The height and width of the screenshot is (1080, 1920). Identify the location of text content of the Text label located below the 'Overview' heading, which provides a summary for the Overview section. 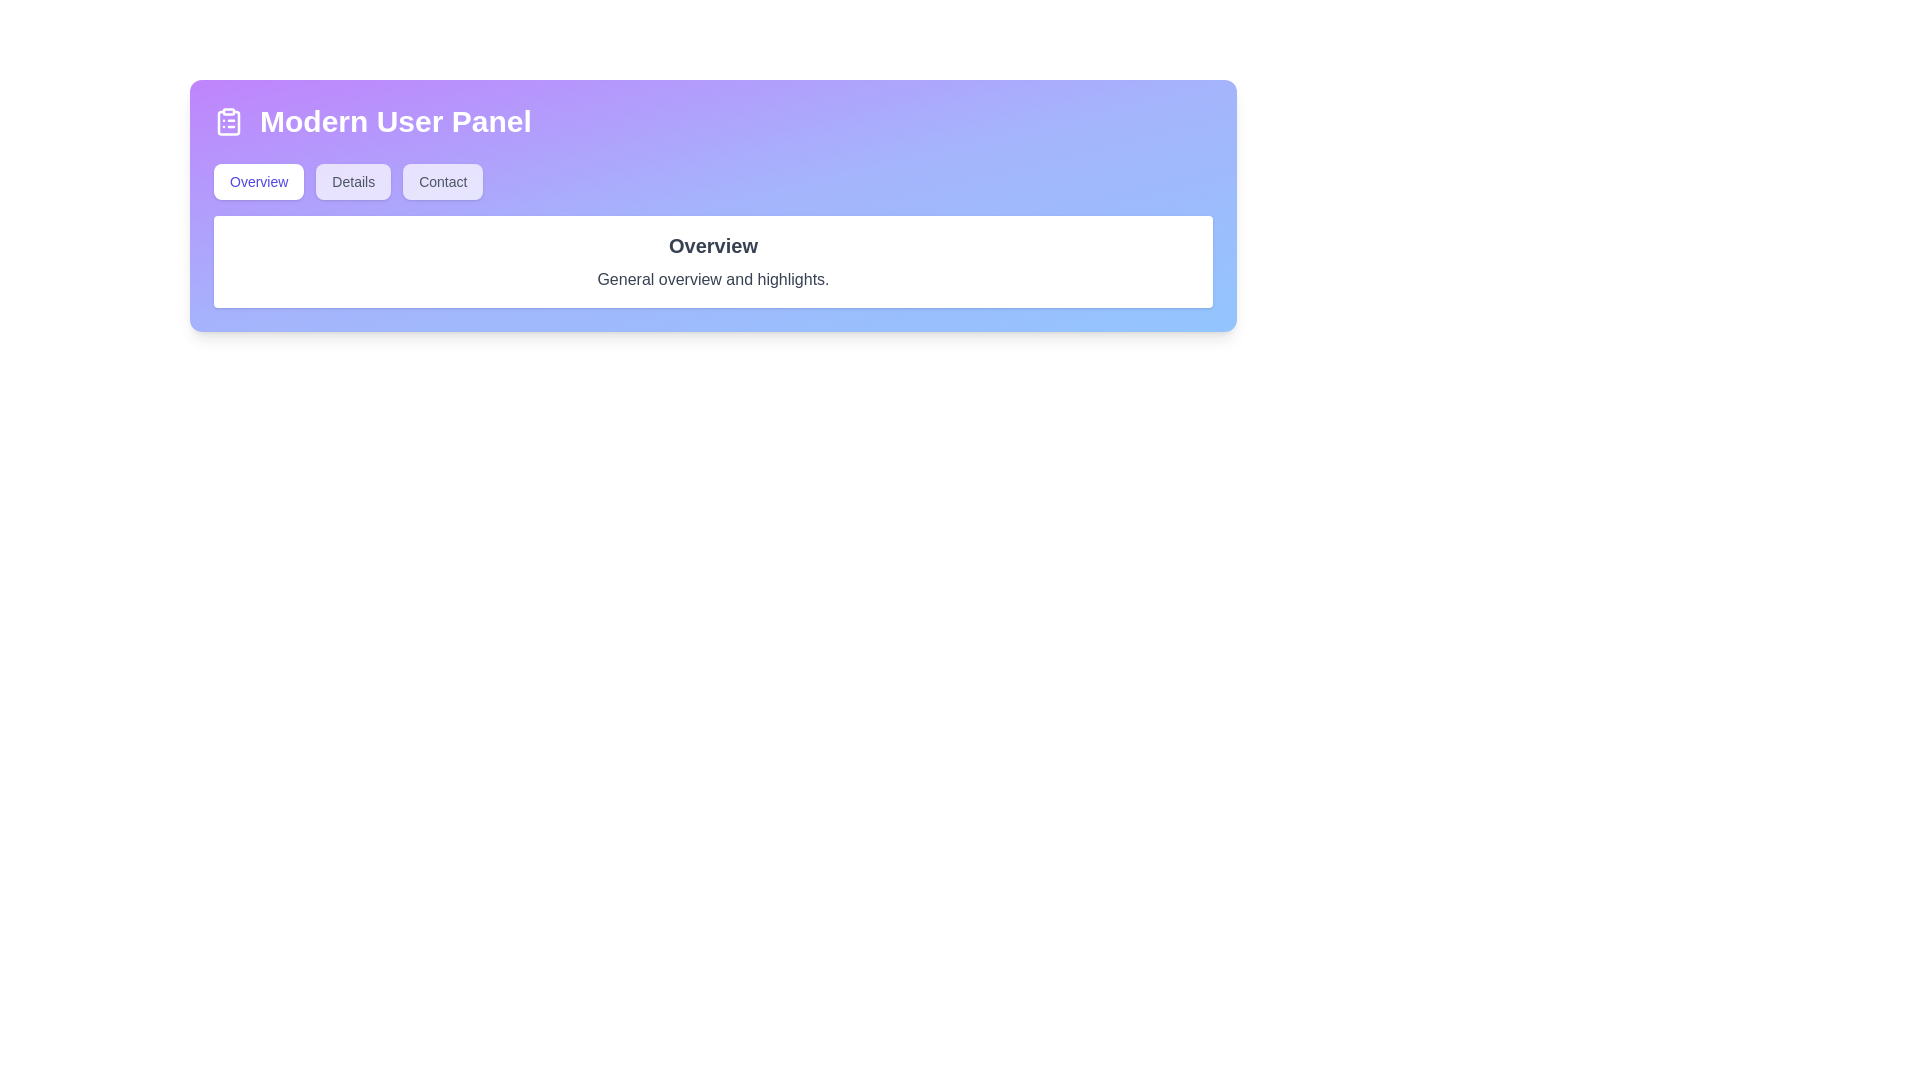
(713, 280).